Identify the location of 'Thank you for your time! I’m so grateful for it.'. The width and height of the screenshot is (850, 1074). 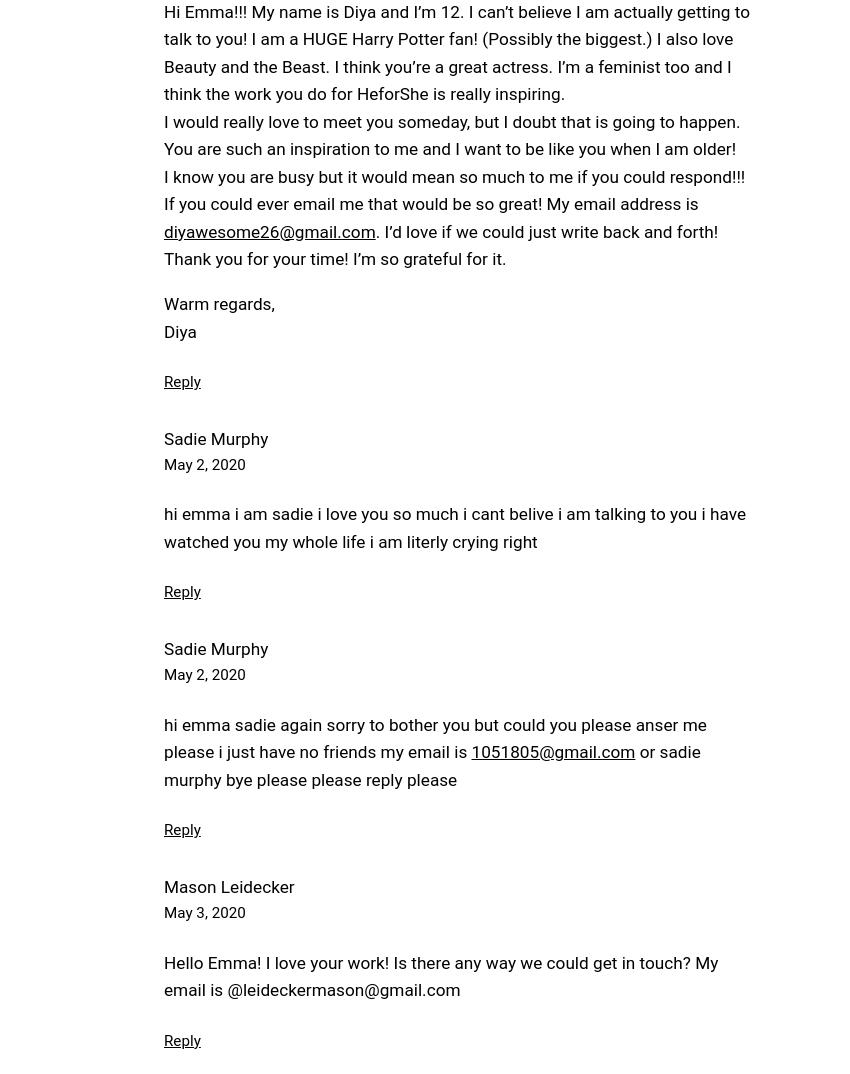
(334, 258).